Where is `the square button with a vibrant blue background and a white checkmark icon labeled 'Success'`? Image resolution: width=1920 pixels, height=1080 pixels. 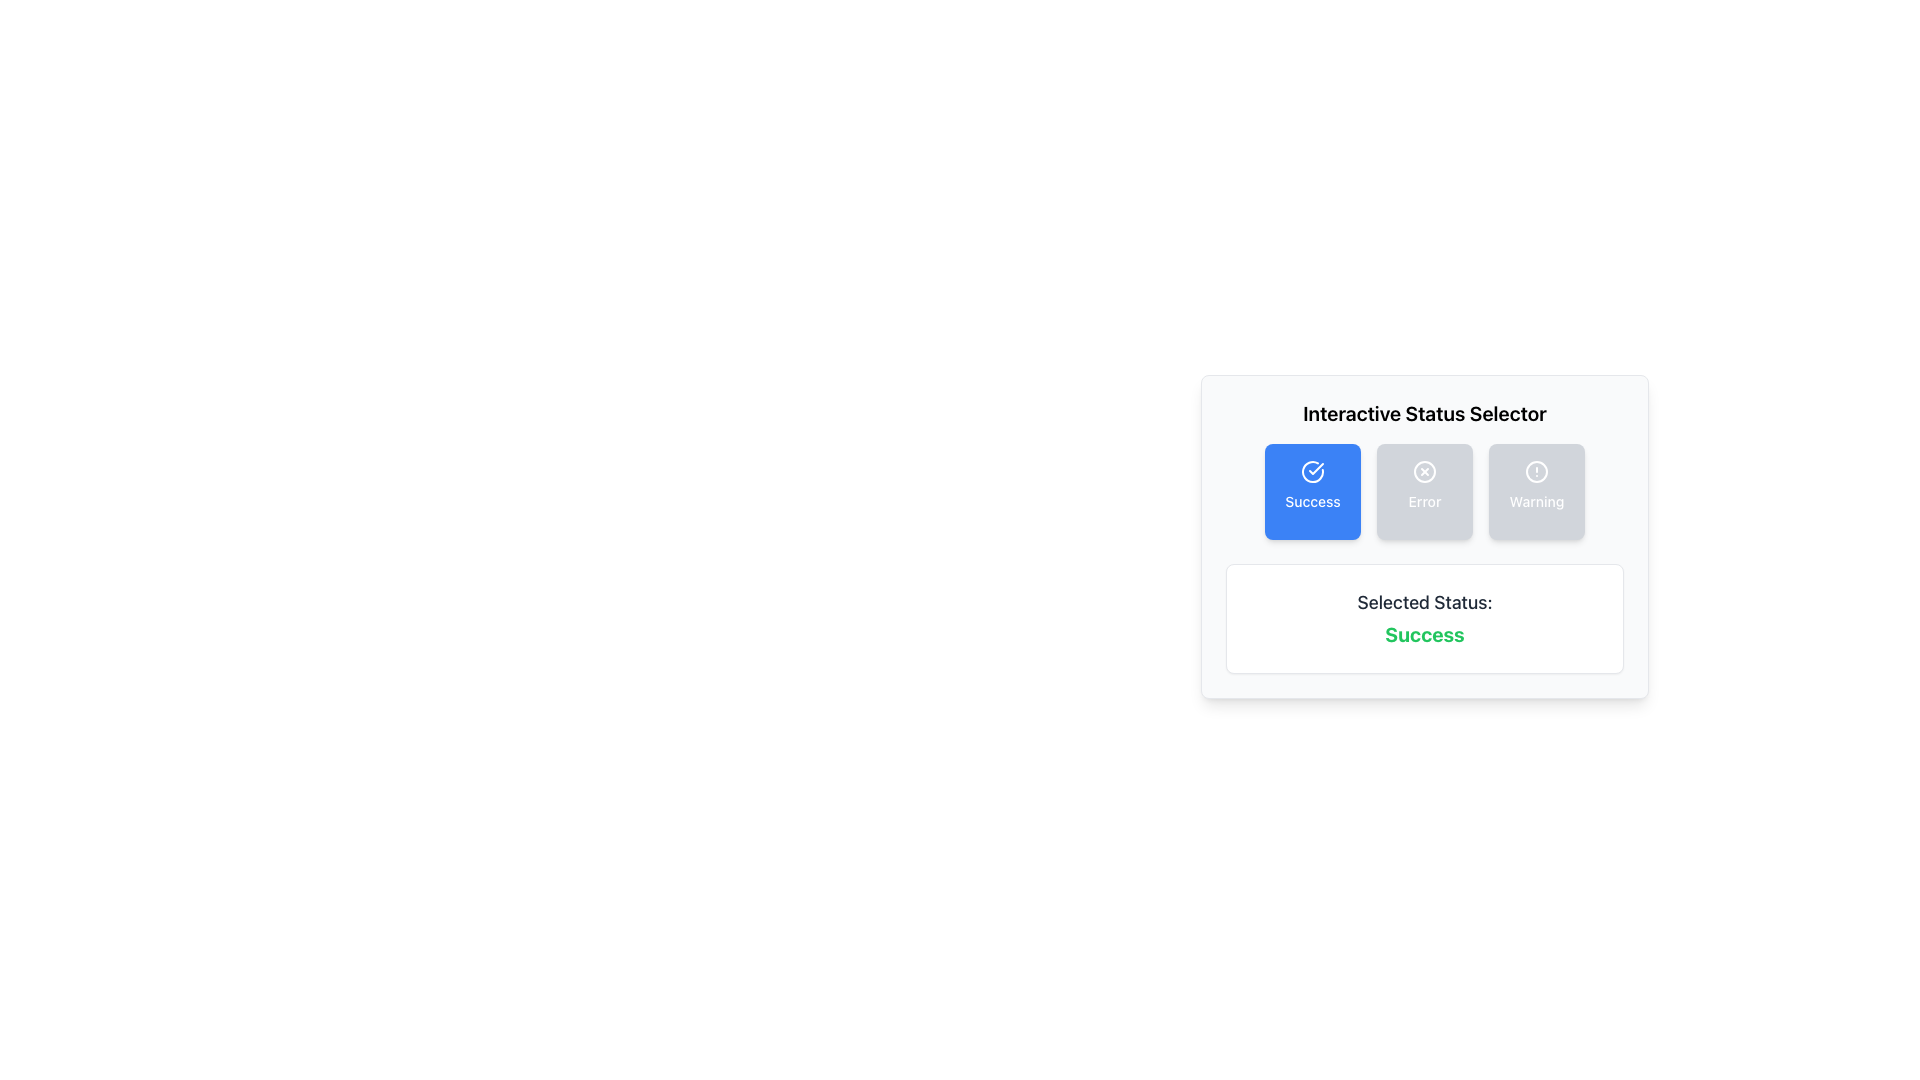 the square button with a vibrant blue background and a white checkmark icon labeled 'Success' is located at coordinates (1313, 492).